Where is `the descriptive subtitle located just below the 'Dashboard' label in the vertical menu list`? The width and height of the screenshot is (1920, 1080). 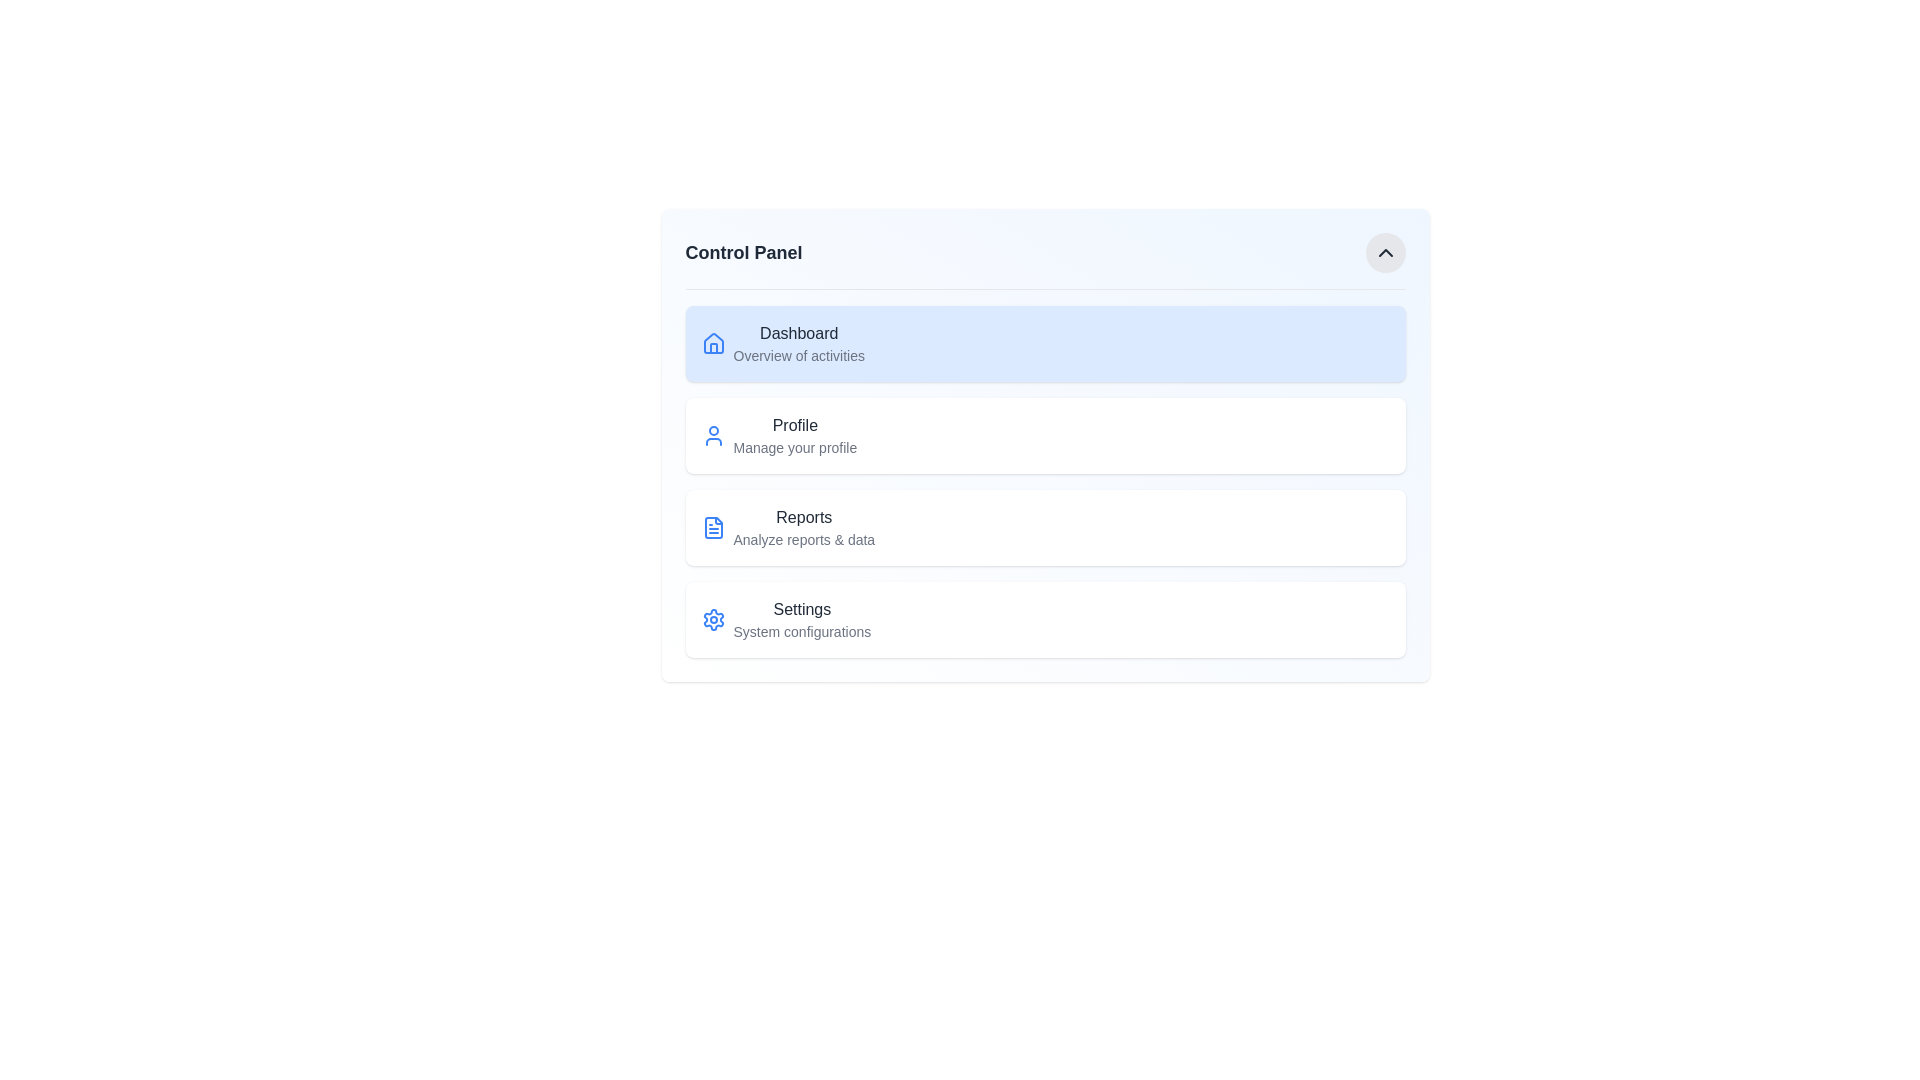
the descriptive subtitle located just below the 'Dashboard' label in the vertical menu list is located at coordinates (798, 354).